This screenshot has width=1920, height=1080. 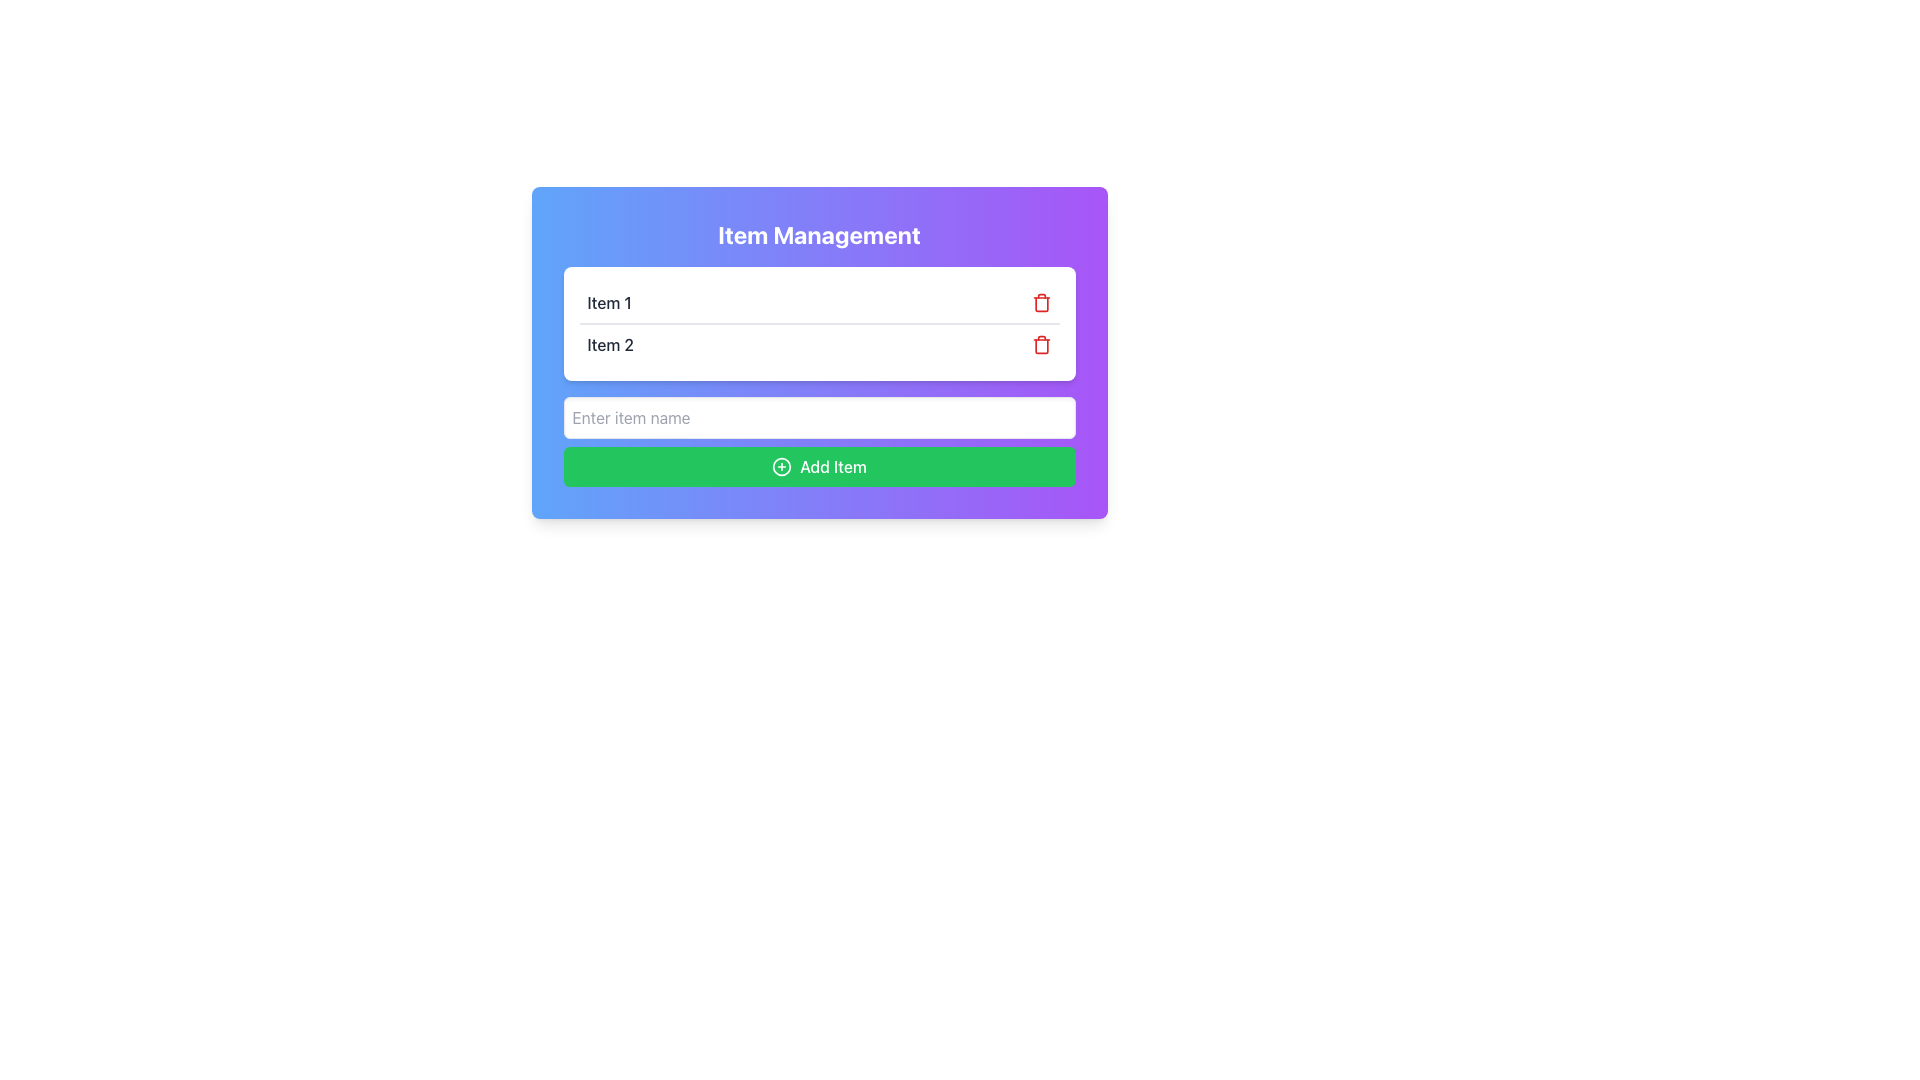 What do you see at coordinates (819, 234) in the screenshot?
I see `the header titled 'Item Management' which is displayed in bold white font against a colorful gradient background` at bounding box center [819, 234].